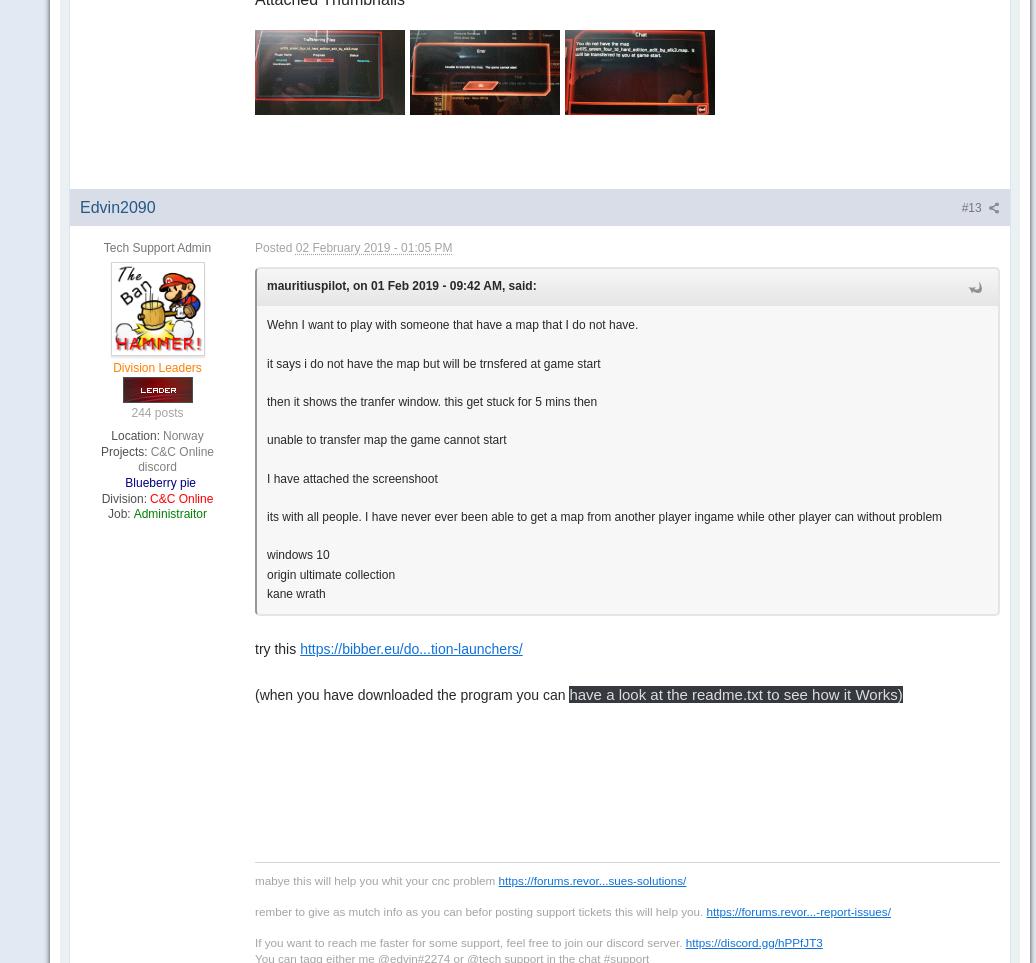 The image size is (1036, 963). I want to click on 'kane wrath', so click(295, 593).